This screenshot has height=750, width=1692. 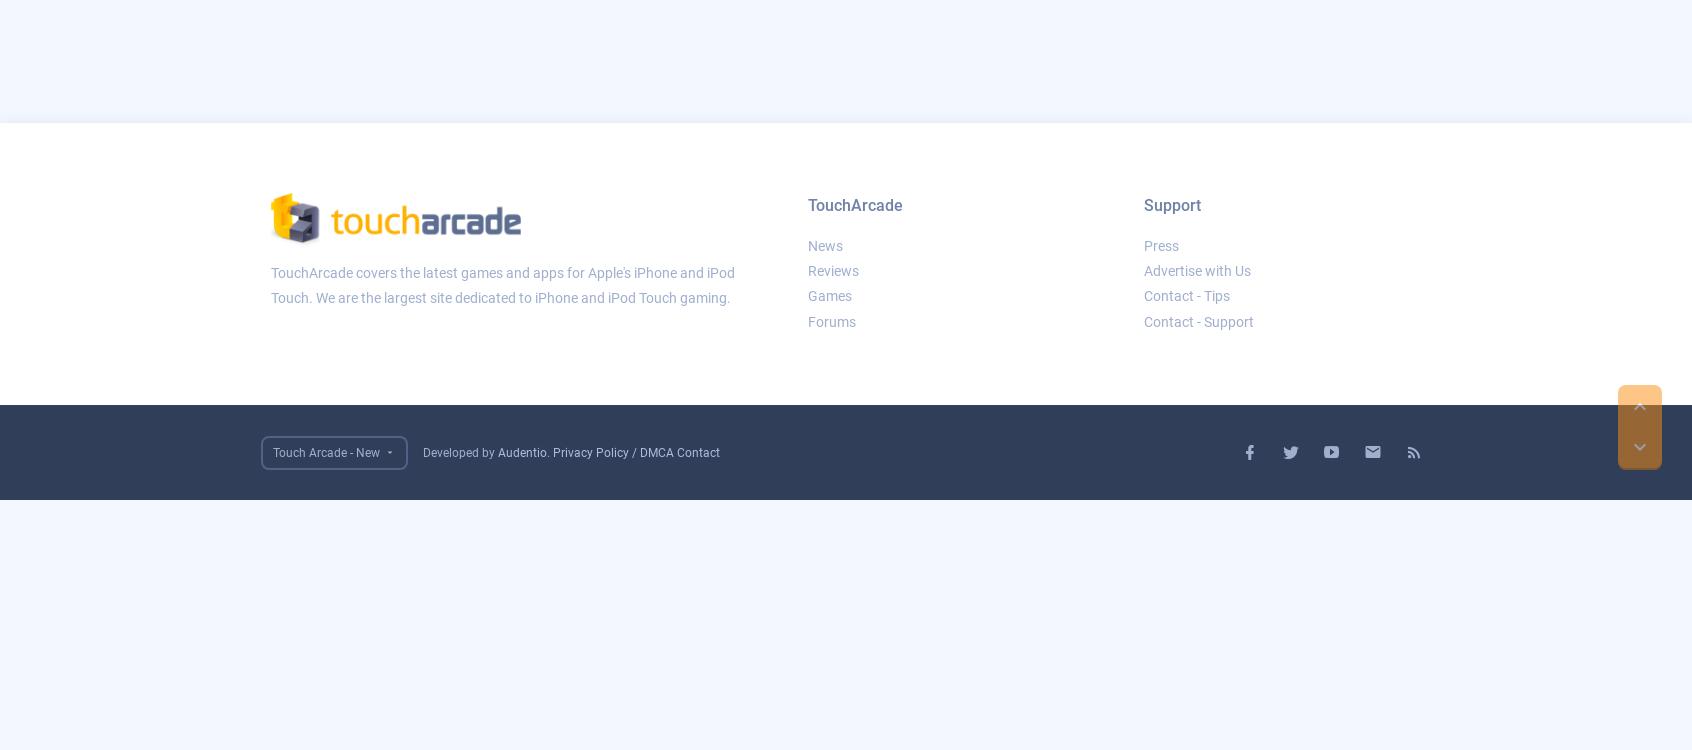 What do you see at coordinates (1197, 320) in the screenshot?
I see `'Contact - Support'` at bounding box center [1197, 320].